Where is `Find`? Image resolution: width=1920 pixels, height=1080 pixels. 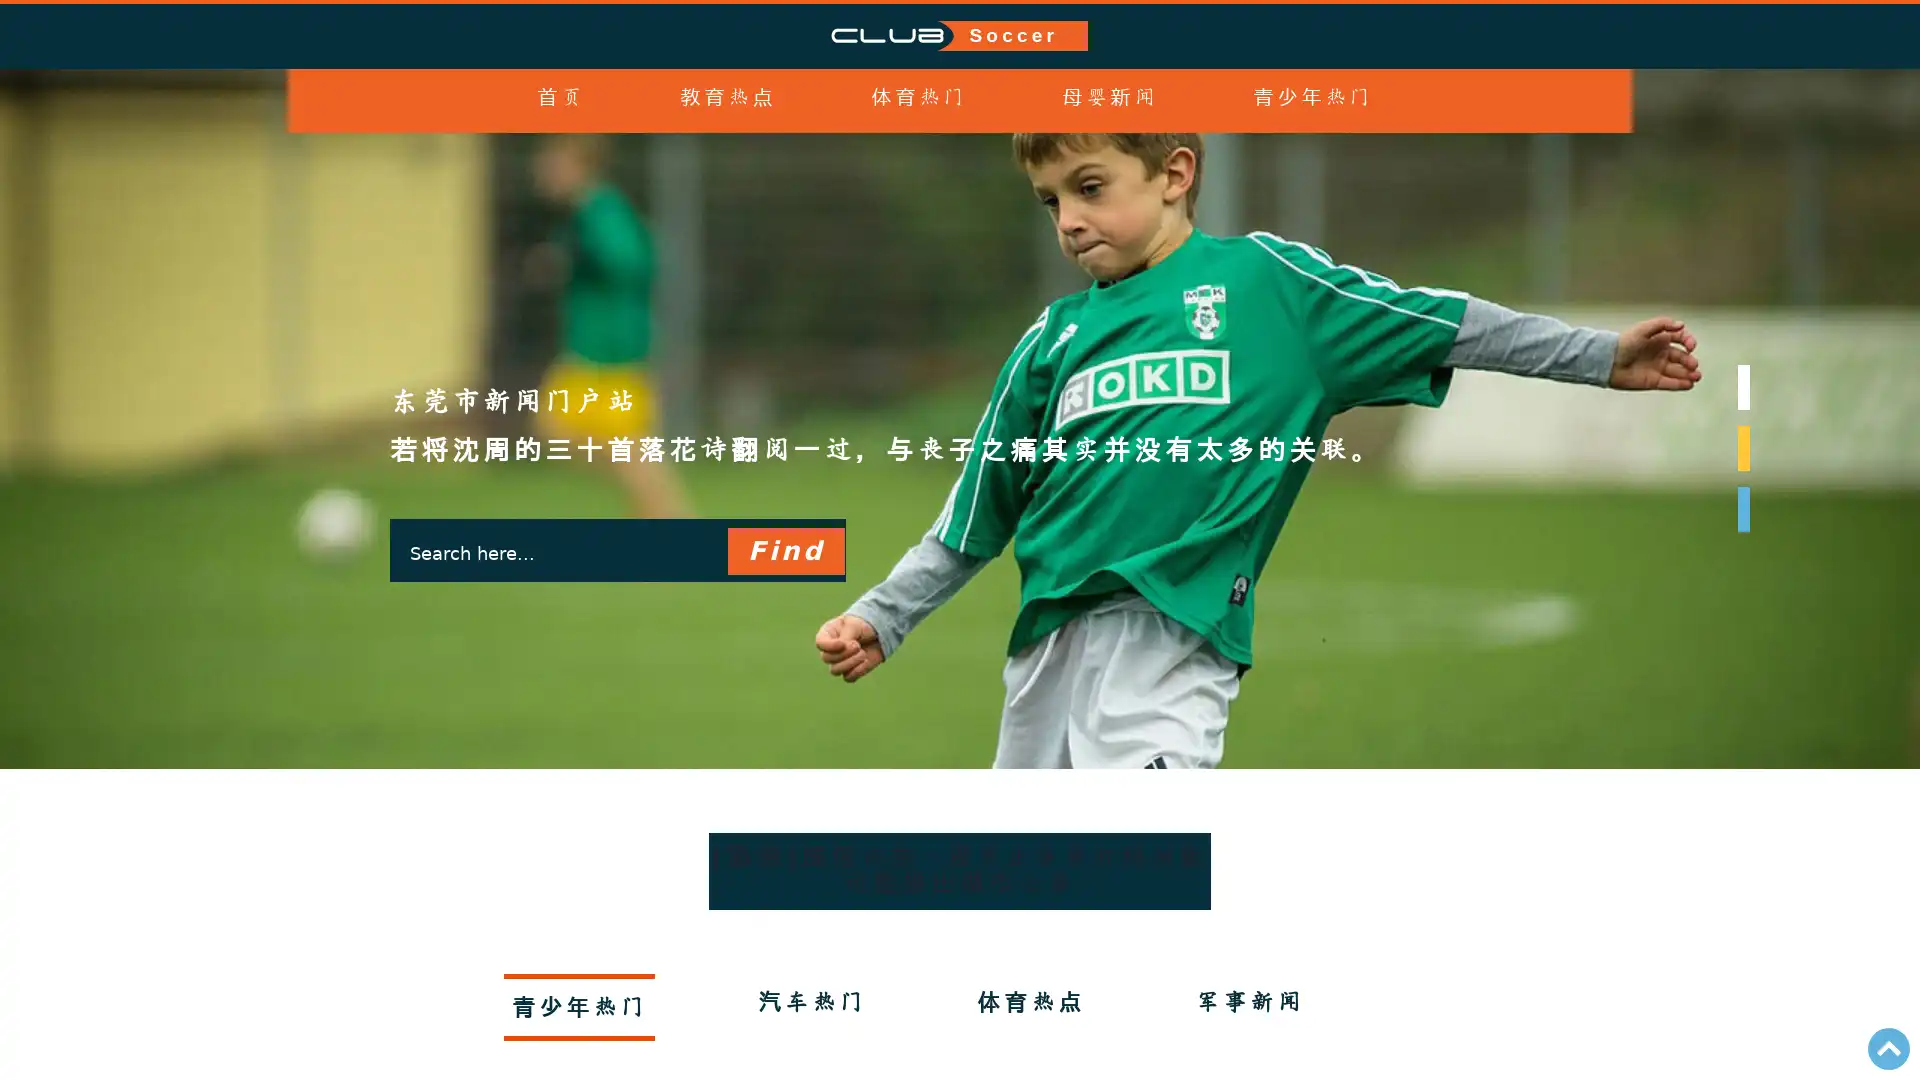 Find is located at coordinates (784, 588).